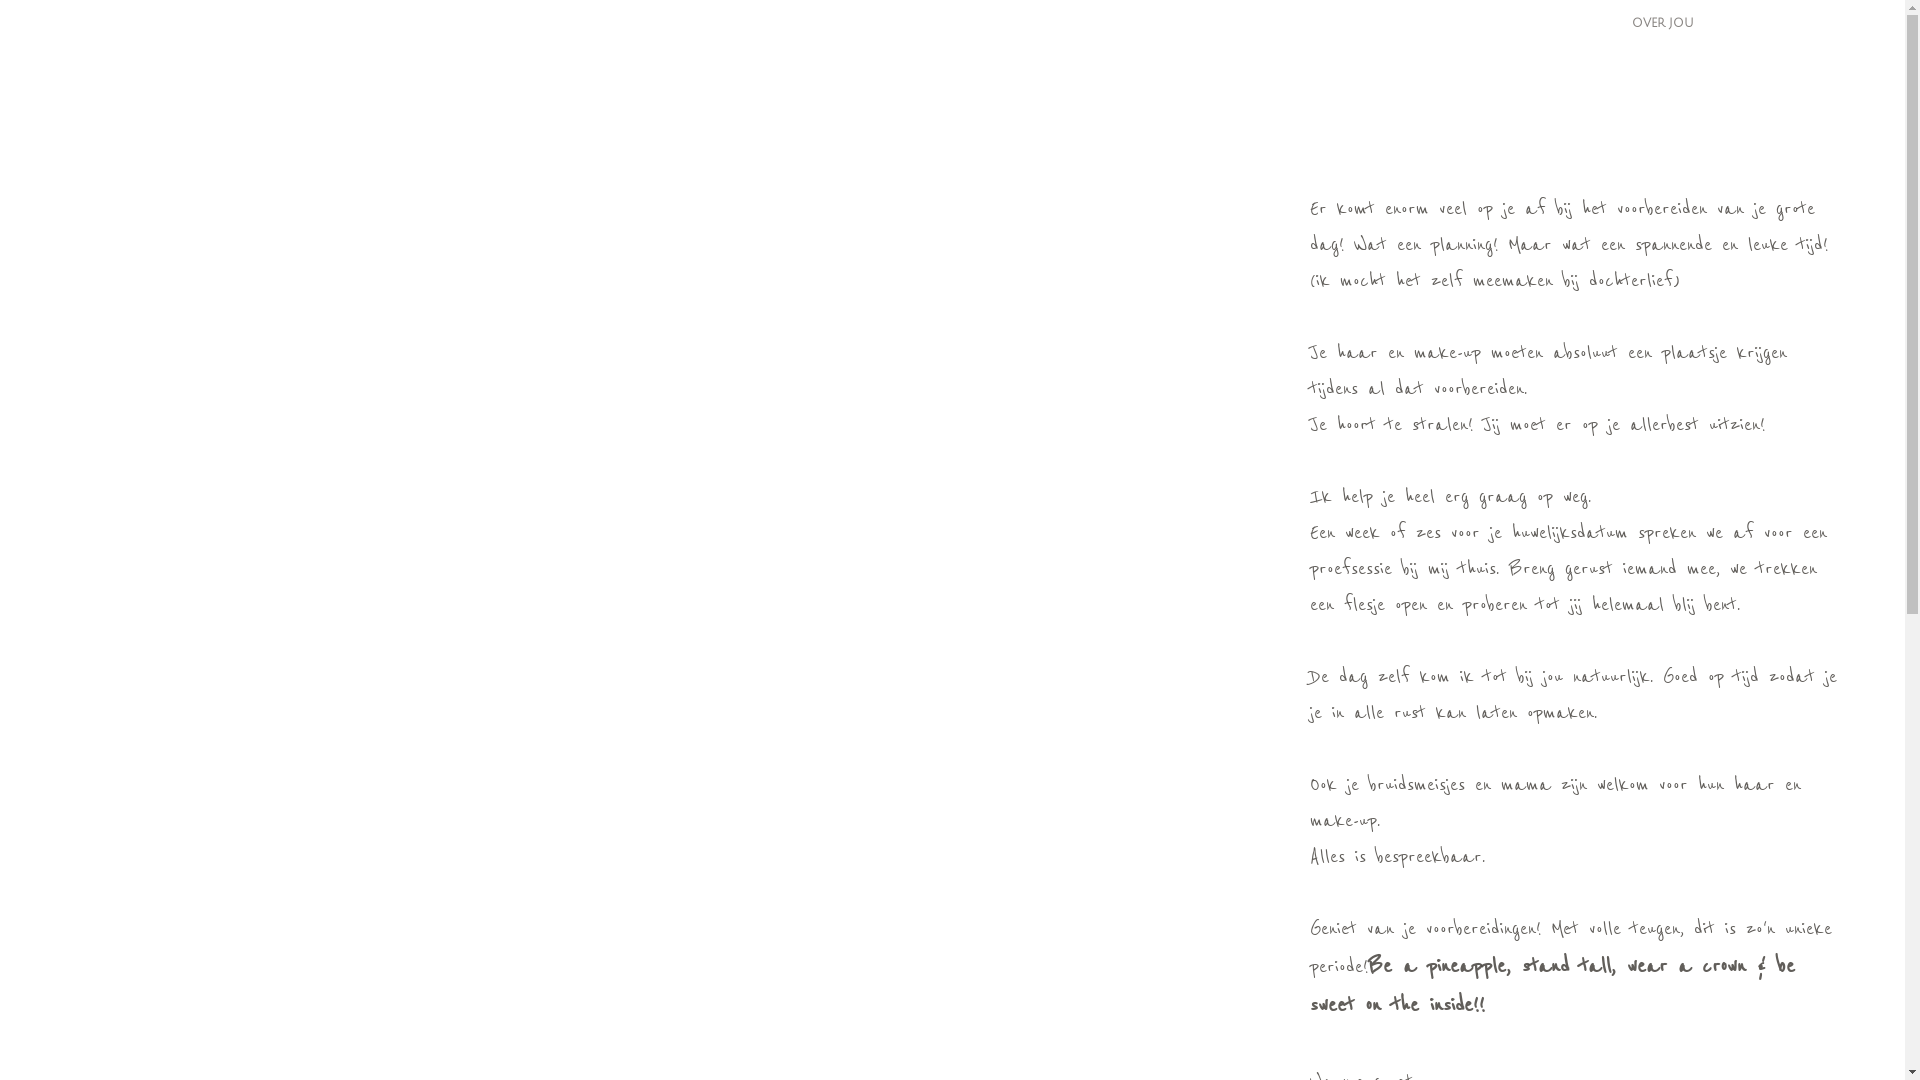 This screenshot has height=1080, width=1920. I want to click on 'CONTACT', so click(1814, 71).